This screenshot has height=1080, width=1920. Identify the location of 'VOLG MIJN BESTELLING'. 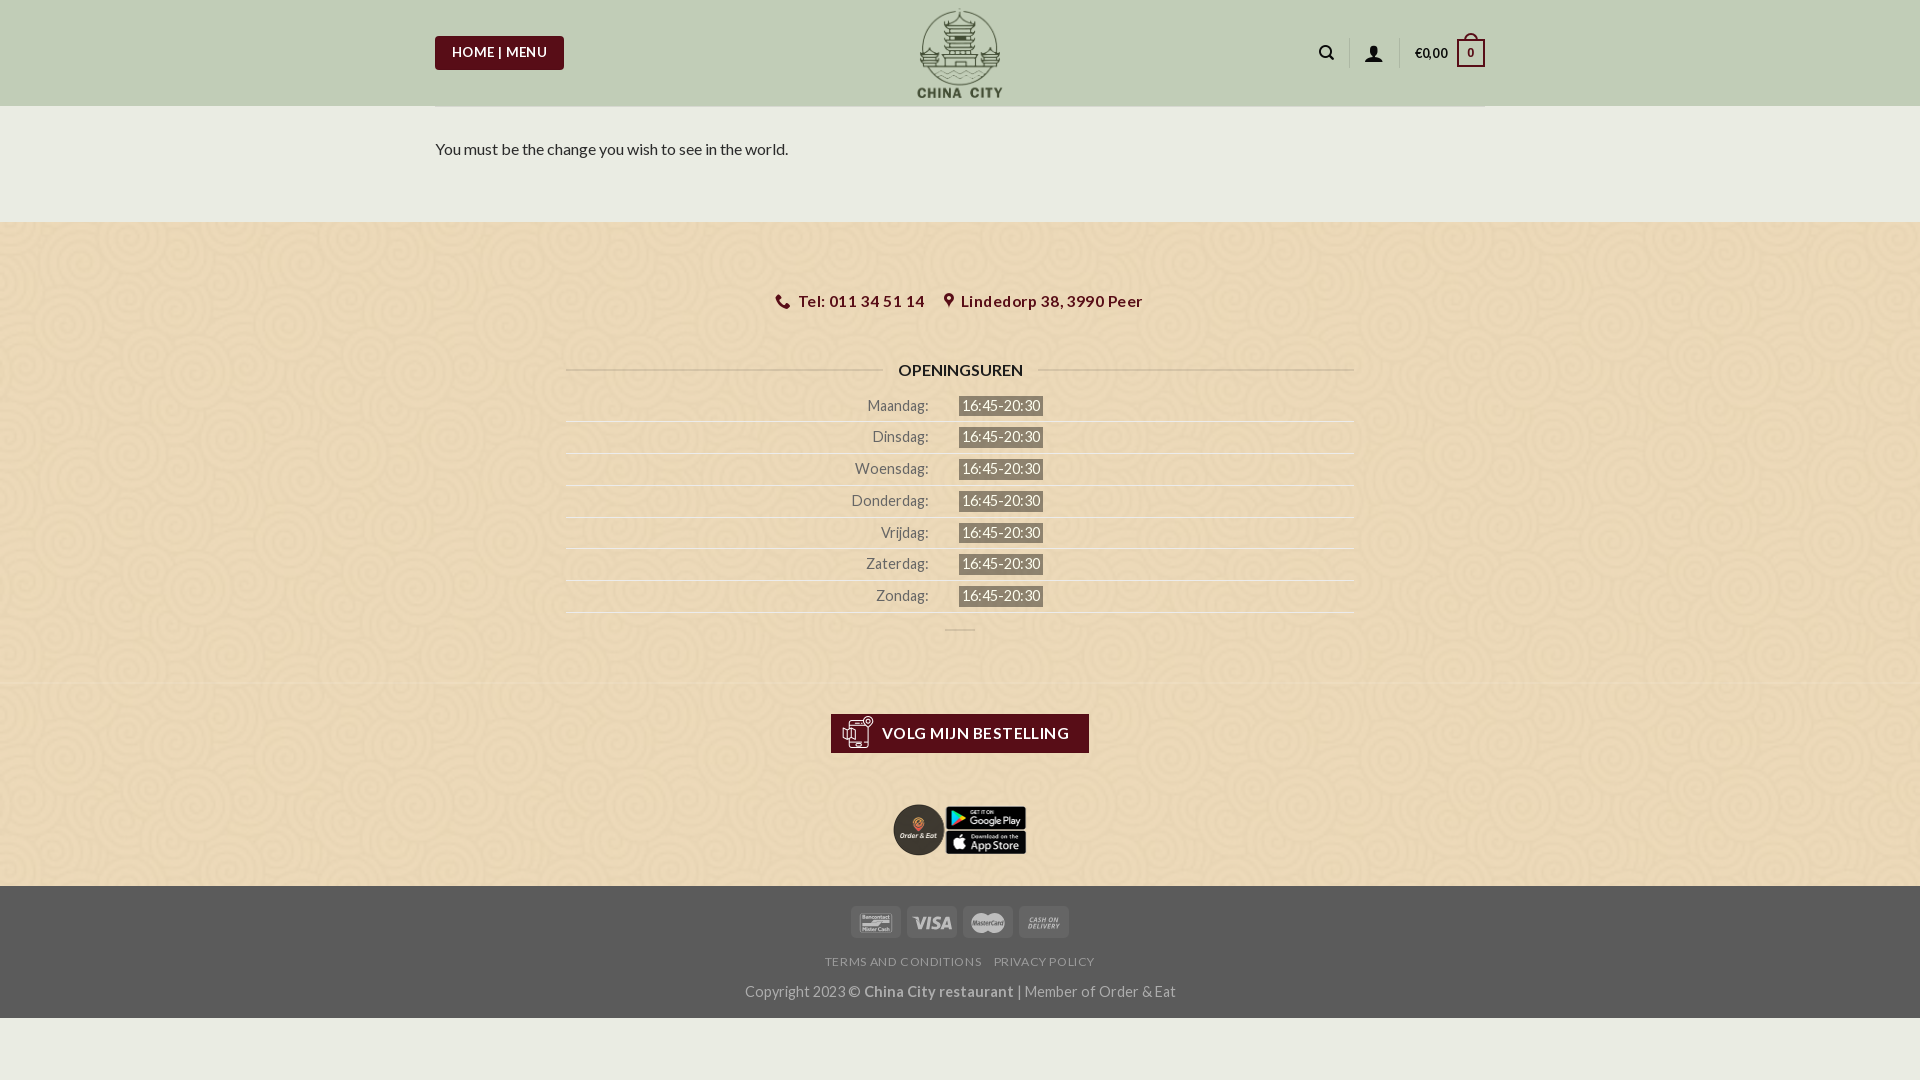
(960, 733).